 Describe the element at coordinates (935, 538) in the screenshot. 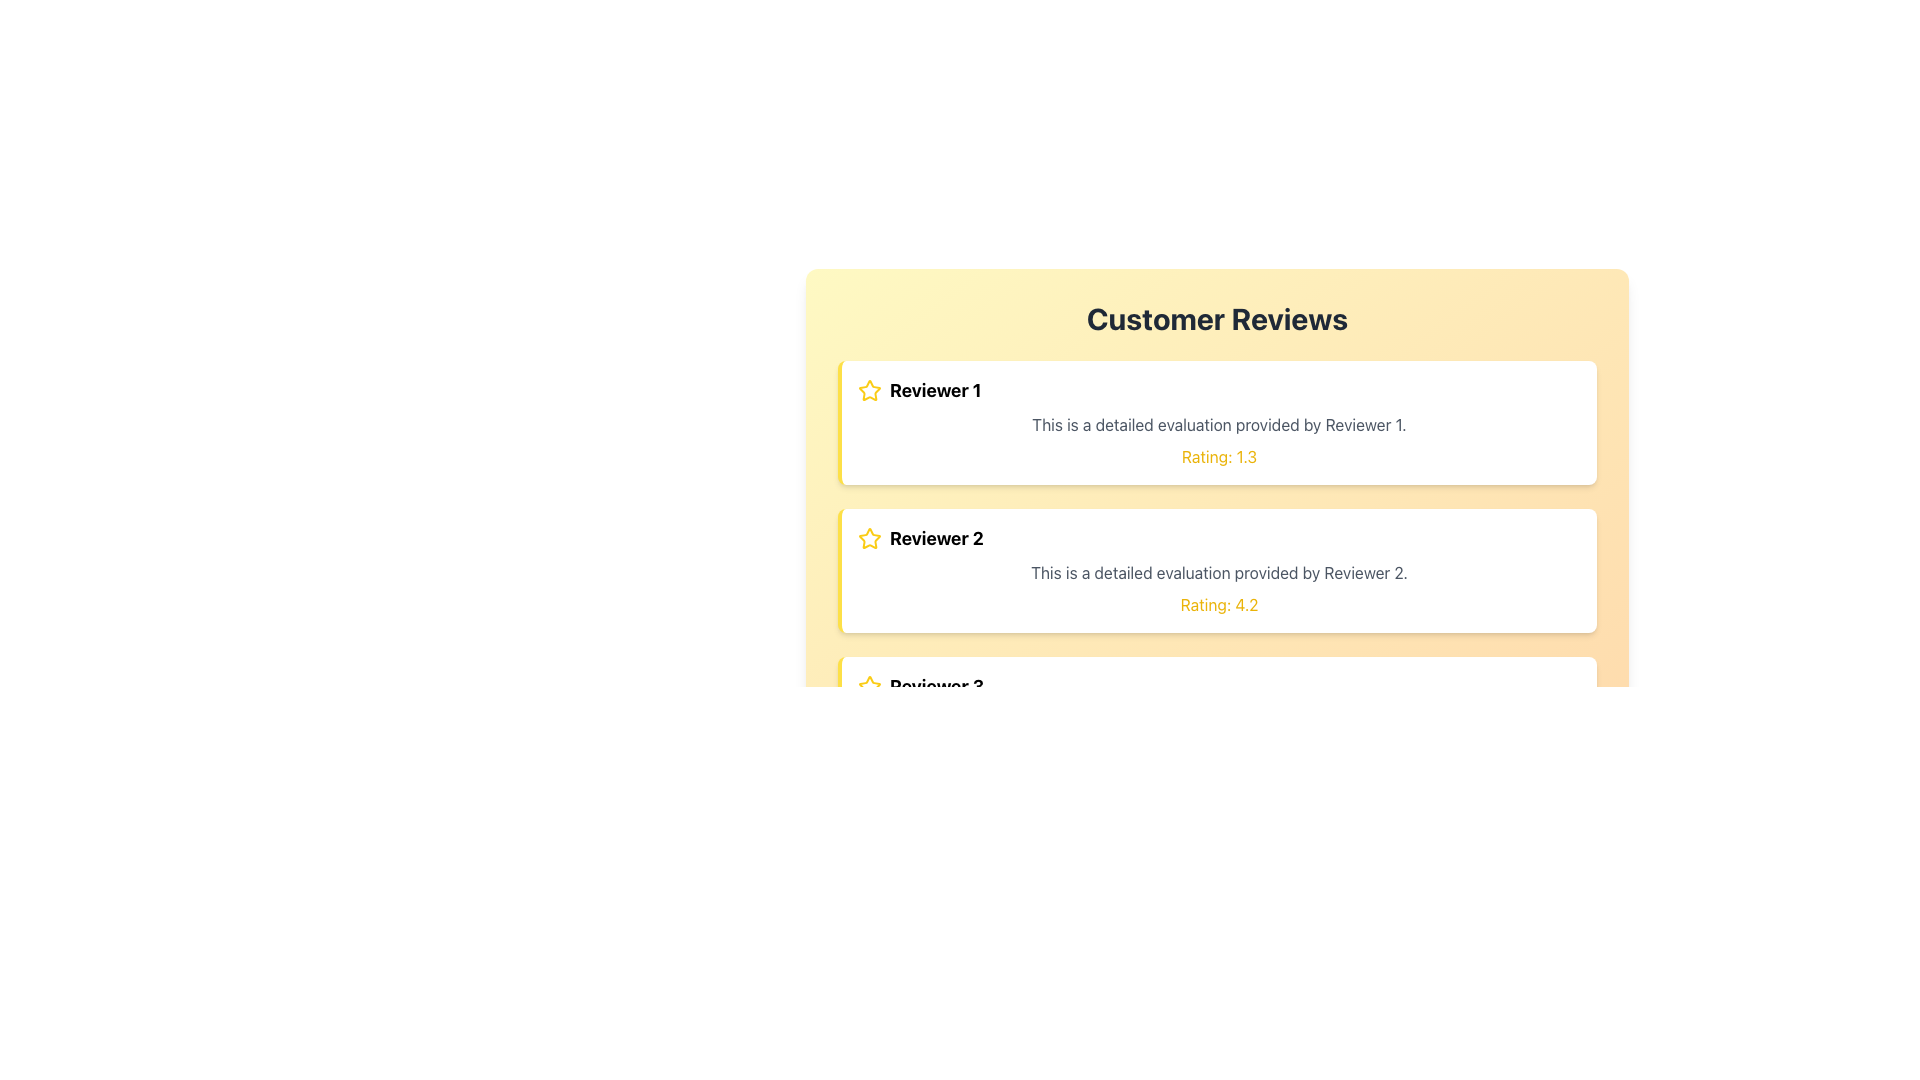

I see `the text label that identifies the reviewer associated with the content in the second review card, located to the right of a star icon` at that location.